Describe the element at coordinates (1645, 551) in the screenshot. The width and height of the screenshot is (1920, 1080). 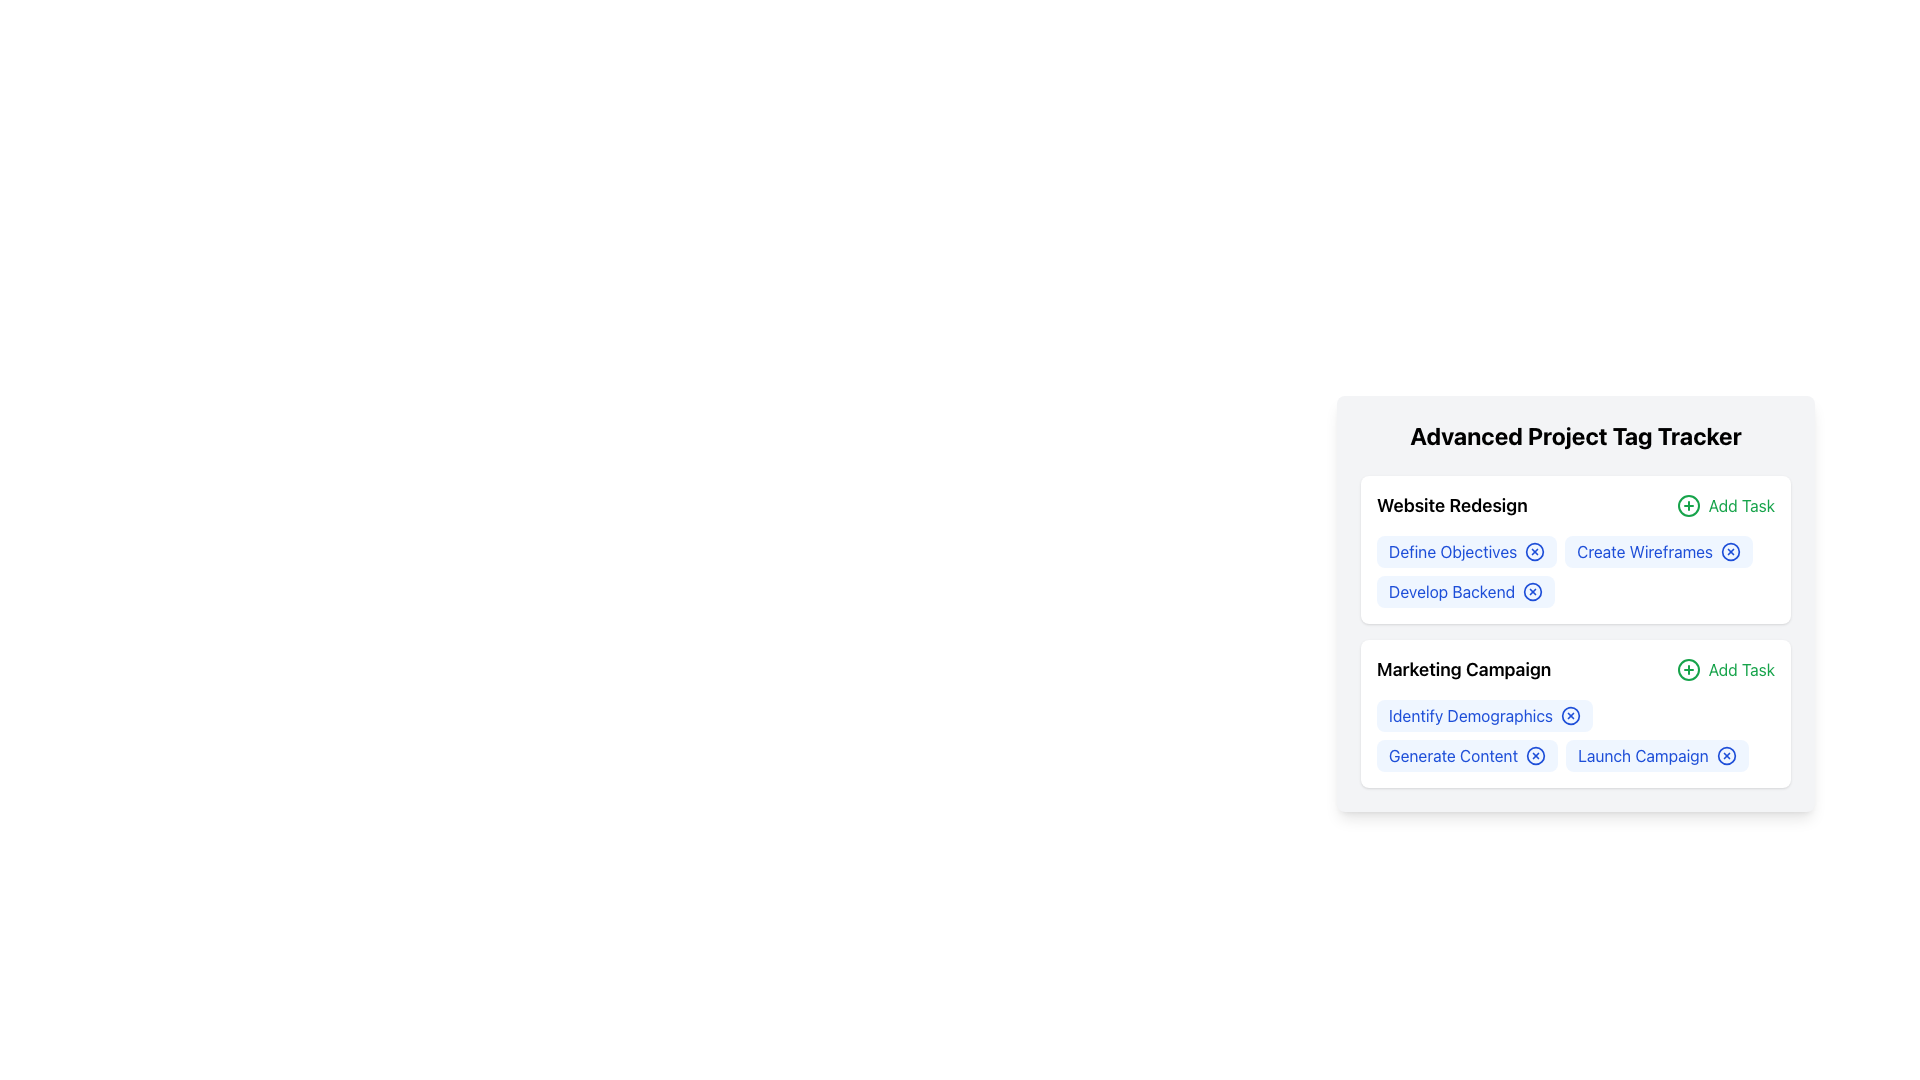
I see `the text label indicating the task 'Create Wireframes' within the 'Website Redesign' section` at that location.